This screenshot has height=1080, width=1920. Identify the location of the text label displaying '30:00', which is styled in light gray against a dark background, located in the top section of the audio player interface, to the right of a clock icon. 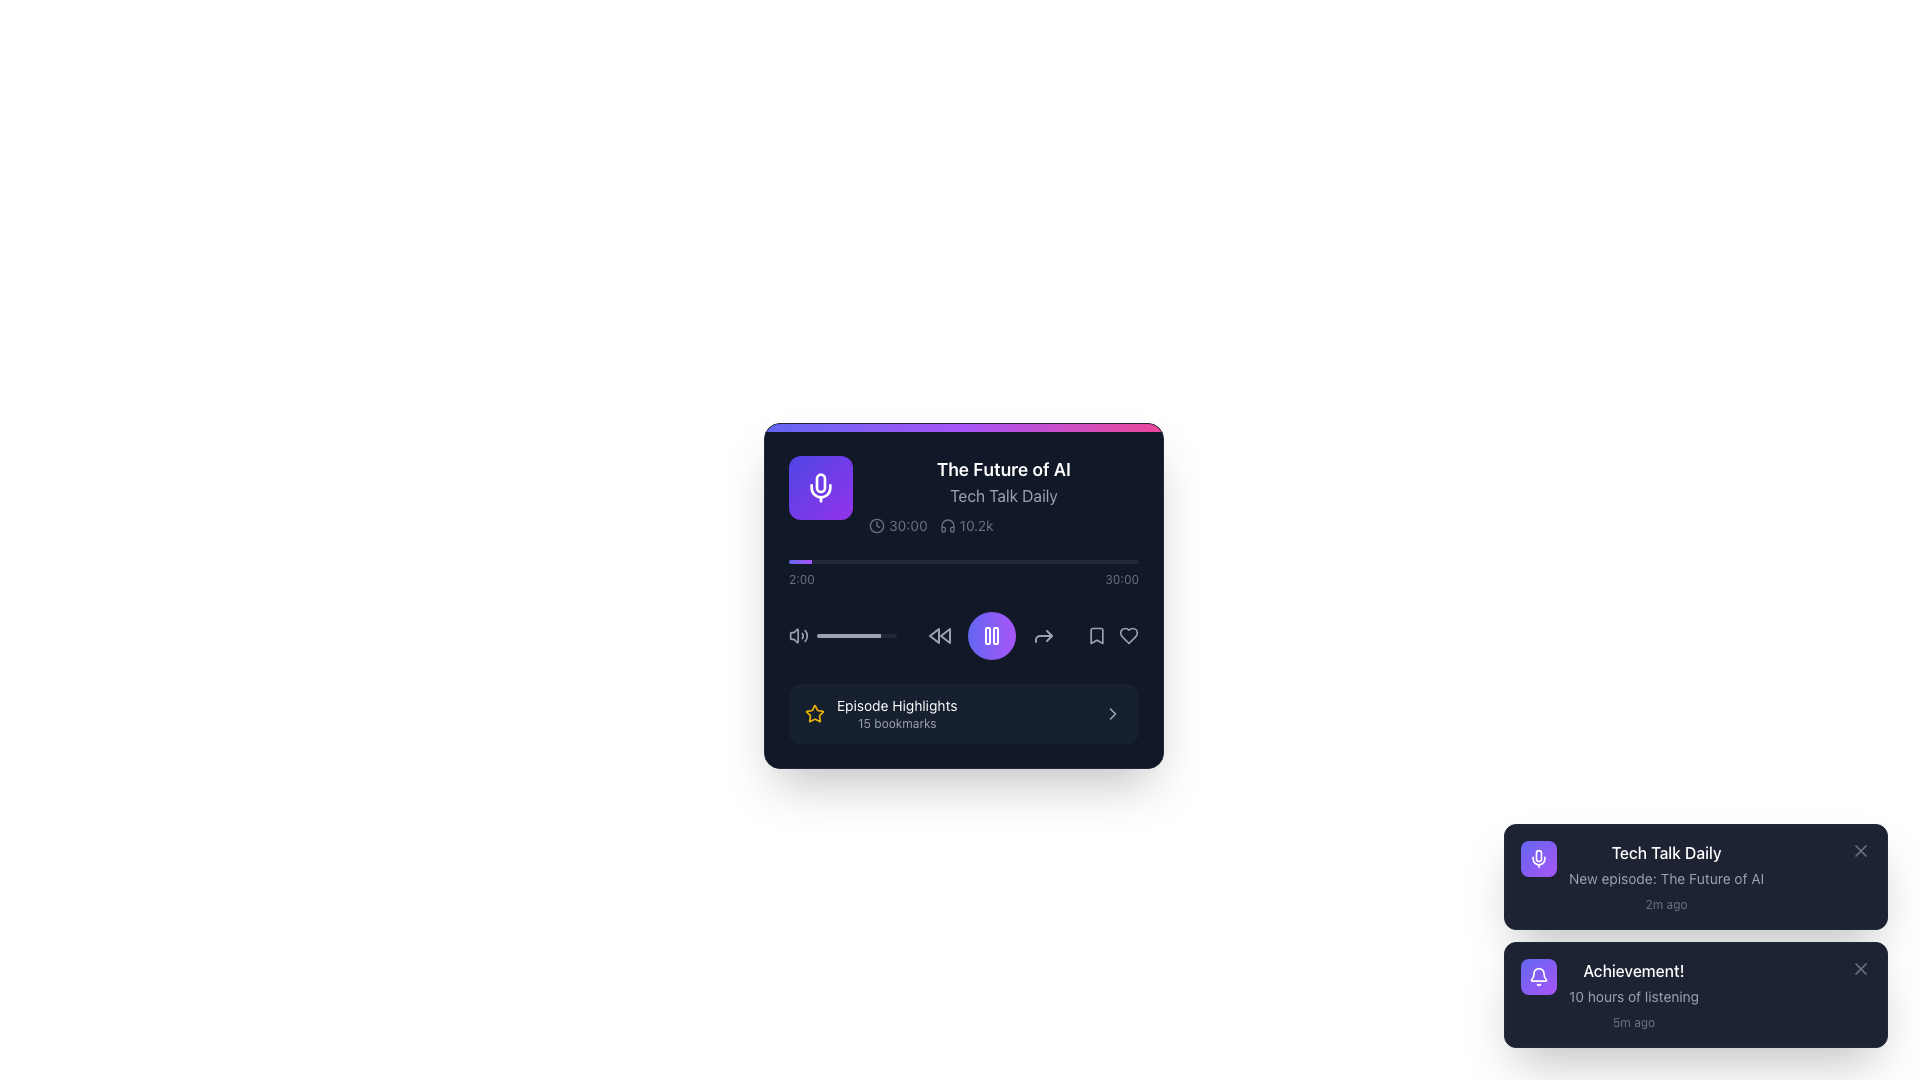
(907, 524).